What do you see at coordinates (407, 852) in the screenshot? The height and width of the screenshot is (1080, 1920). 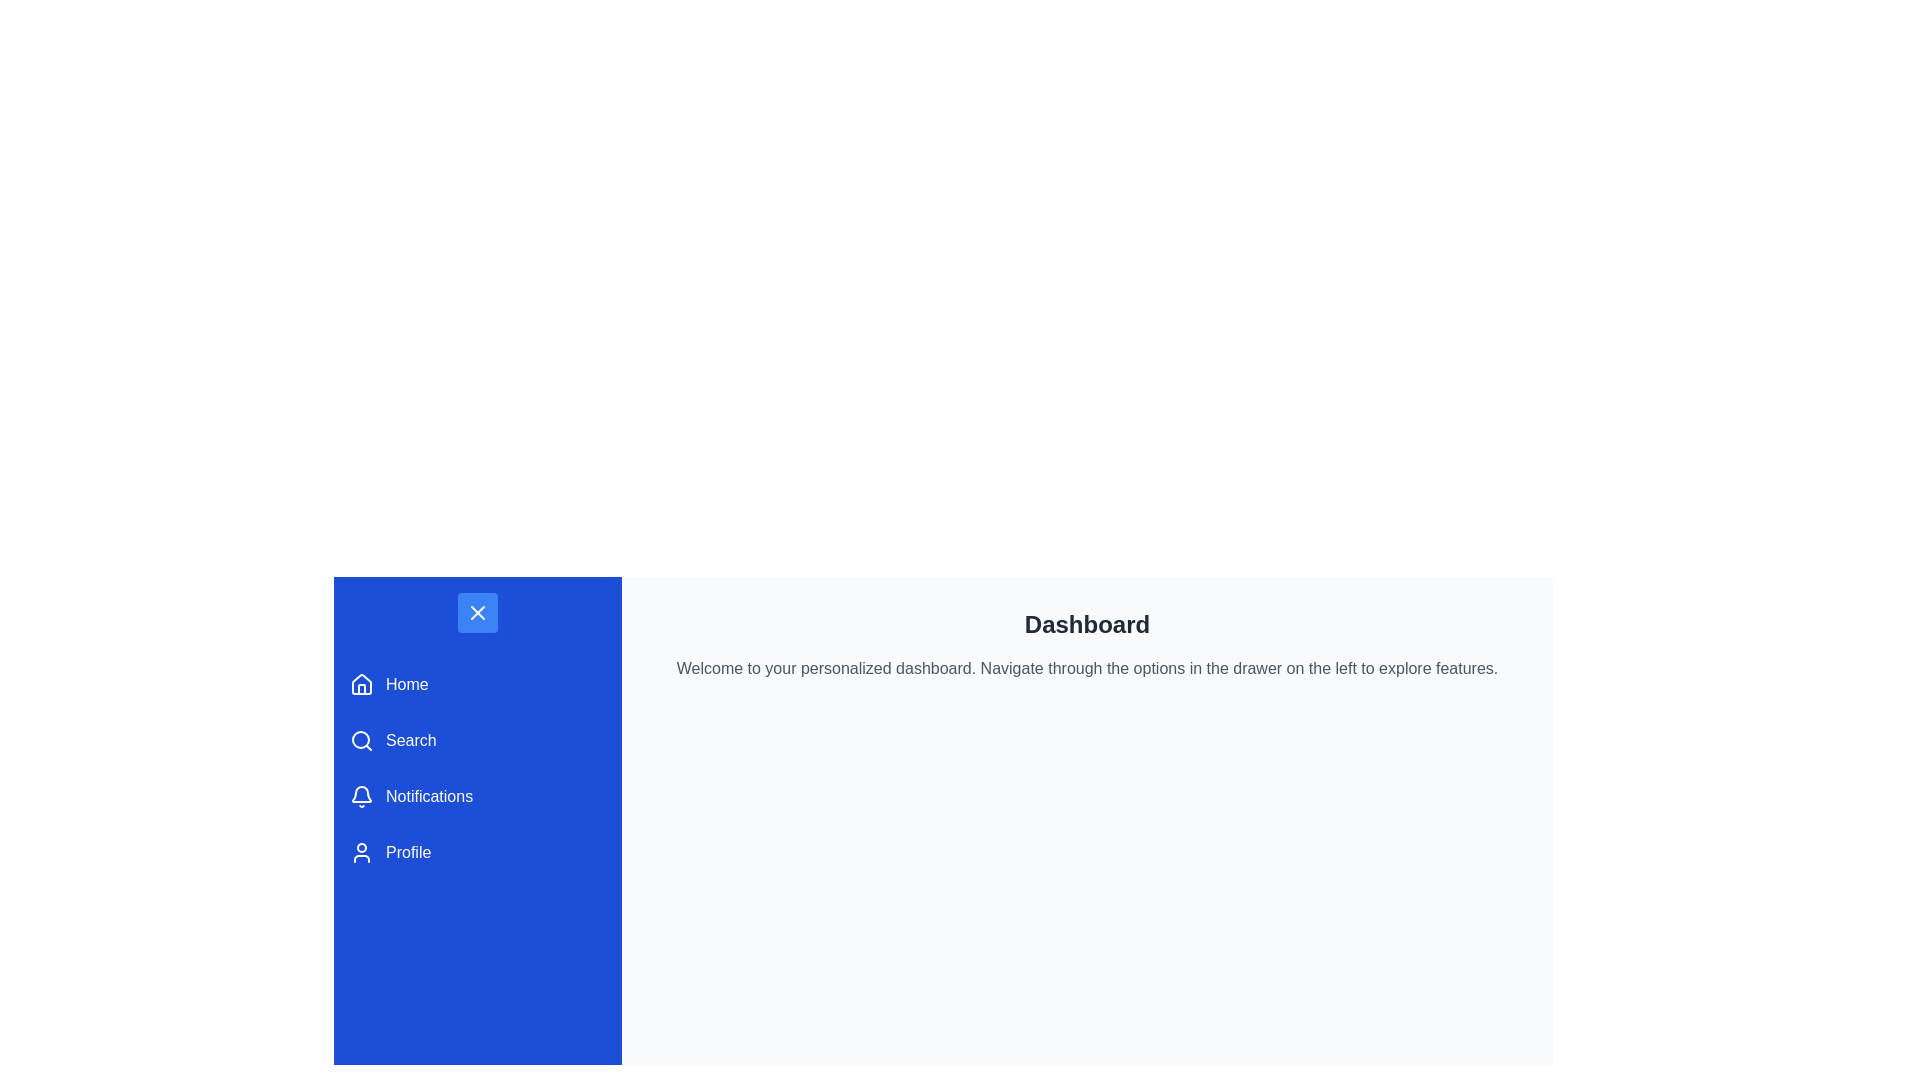 I see `the 'Profile' text element, which is part of the button that opens the user's profile settings in the left navigation panel, located to the right of the user icon` at bounding box center [407, 852].